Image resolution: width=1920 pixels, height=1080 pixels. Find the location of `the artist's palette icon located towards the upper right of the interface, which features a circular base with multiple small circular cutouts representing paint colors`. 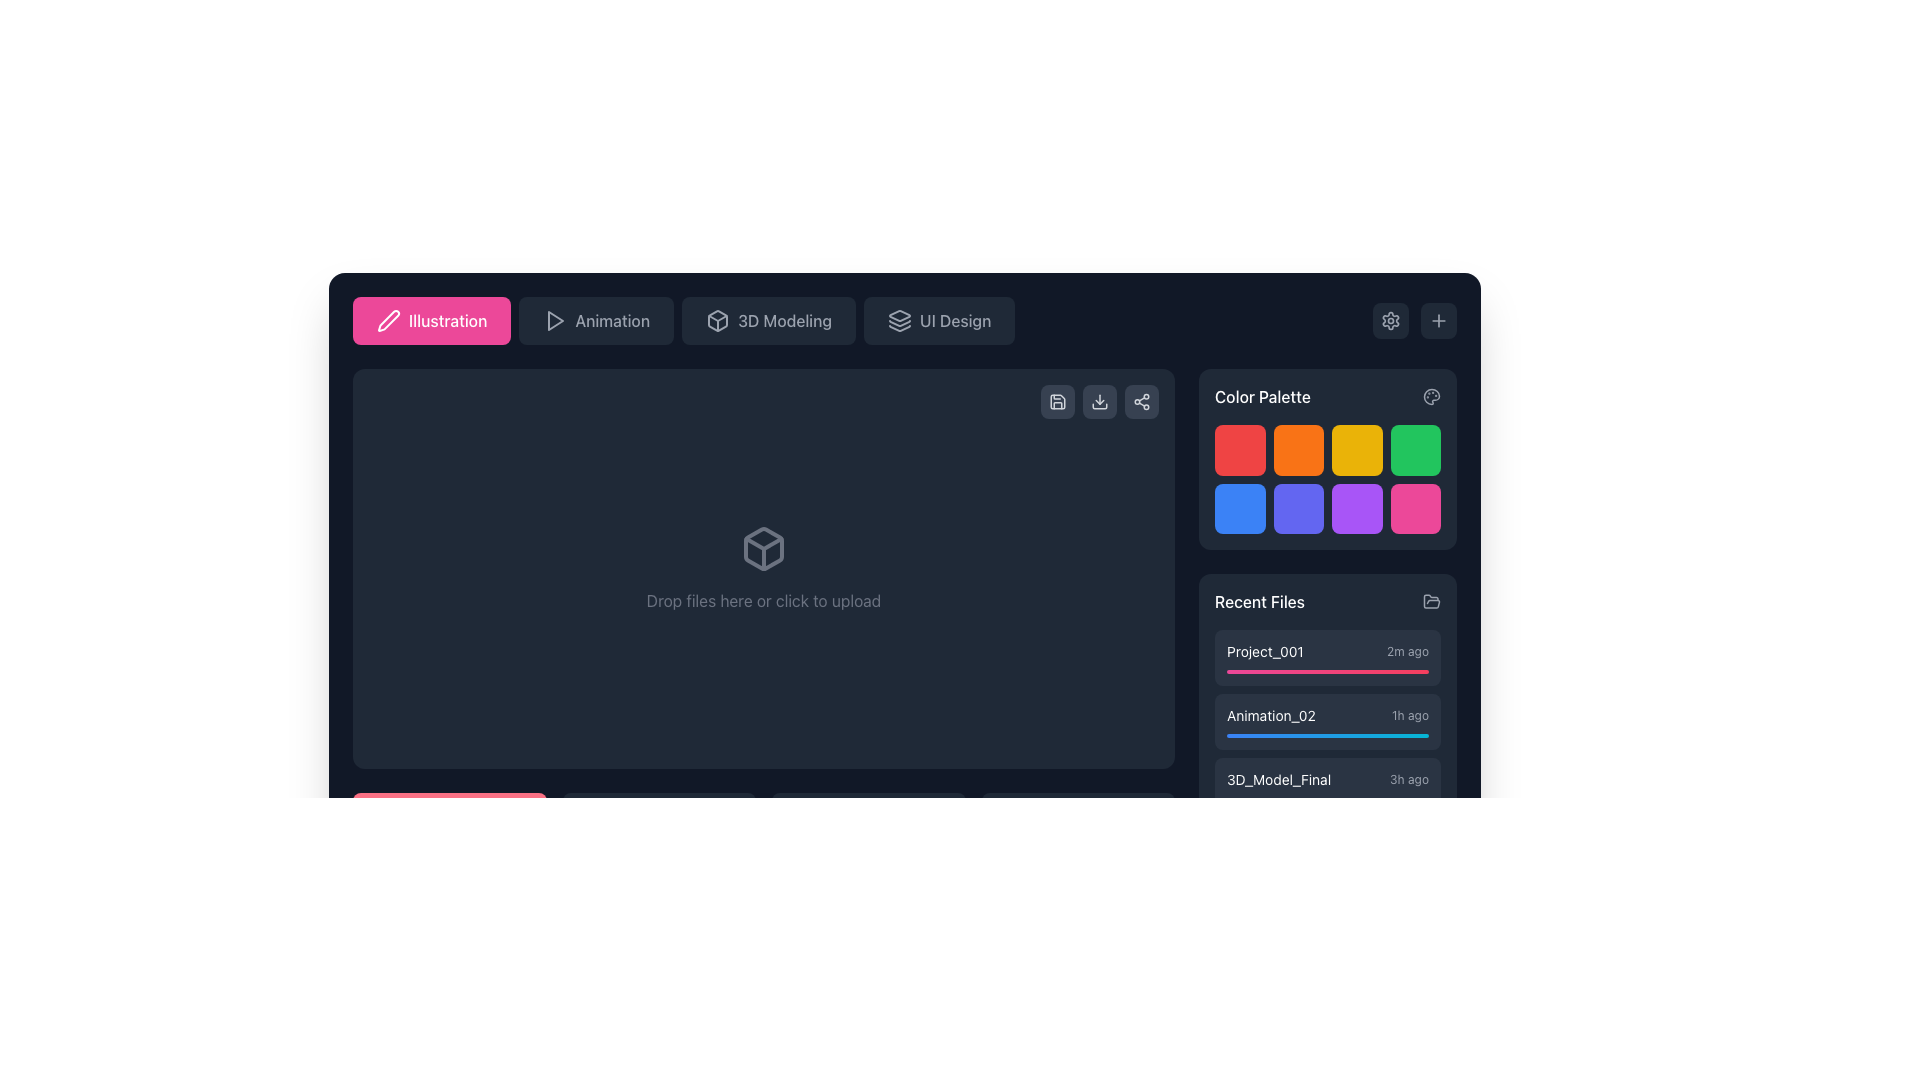

the artist's palette icon located towards the upper right of the interface, which features a circular base with multiple small circular cutouts representing paint colors is located at coordinates (1430, 397).